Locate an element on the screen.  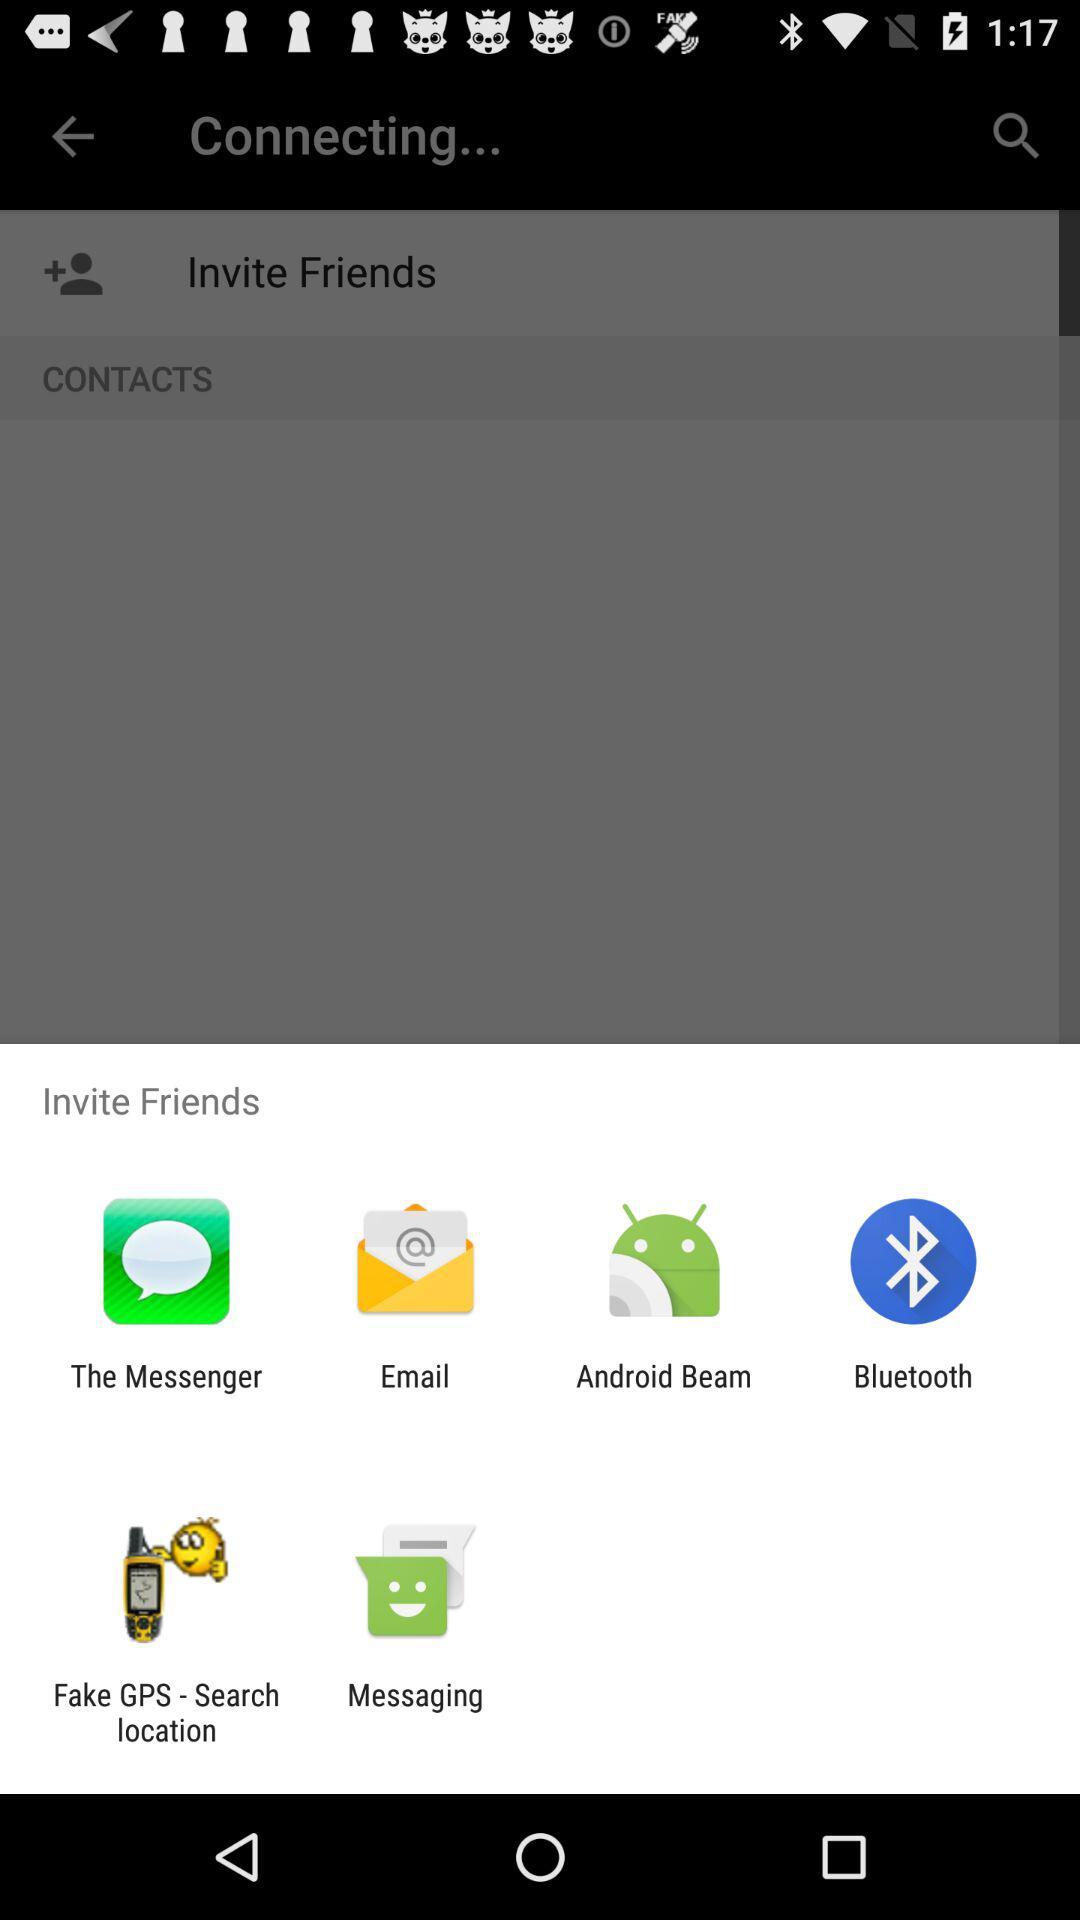
the app next to the email item is located at coordinates (664, 1392).